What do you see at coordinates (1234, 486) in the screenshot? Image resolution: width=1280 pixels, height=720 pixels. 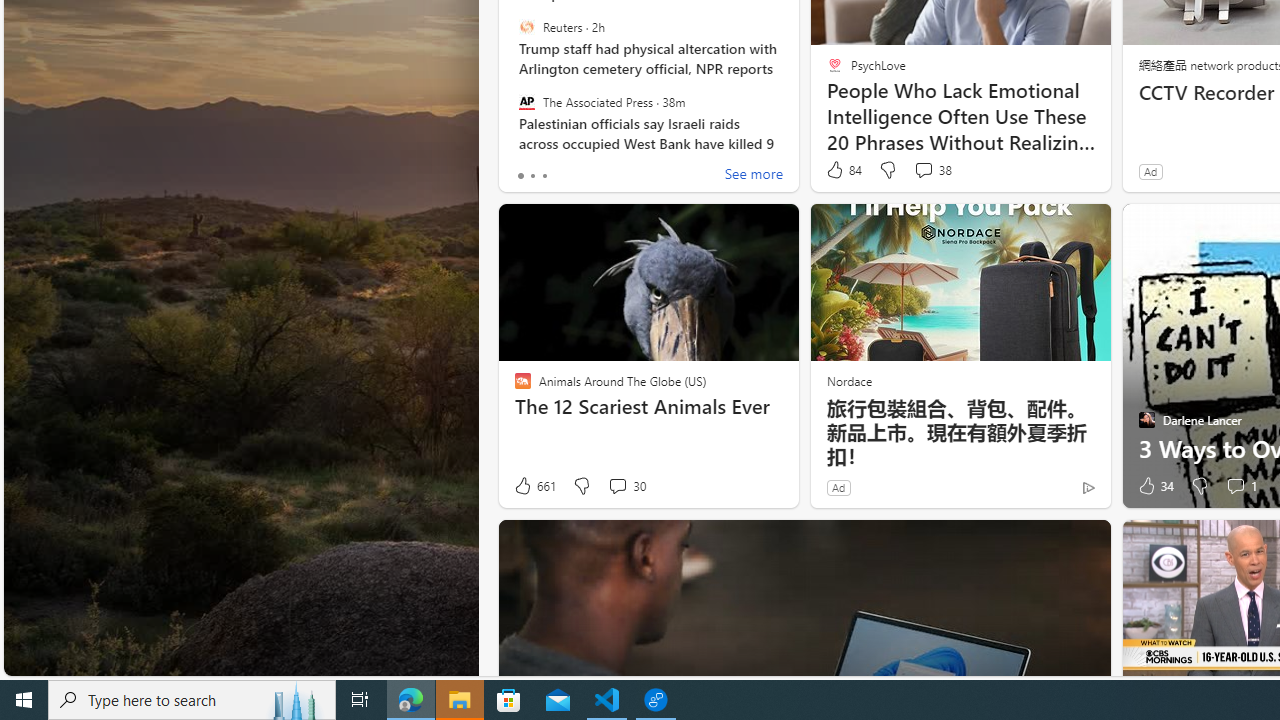 I see `'View comments 1 Comment'` at bounding box center [1234, 486].